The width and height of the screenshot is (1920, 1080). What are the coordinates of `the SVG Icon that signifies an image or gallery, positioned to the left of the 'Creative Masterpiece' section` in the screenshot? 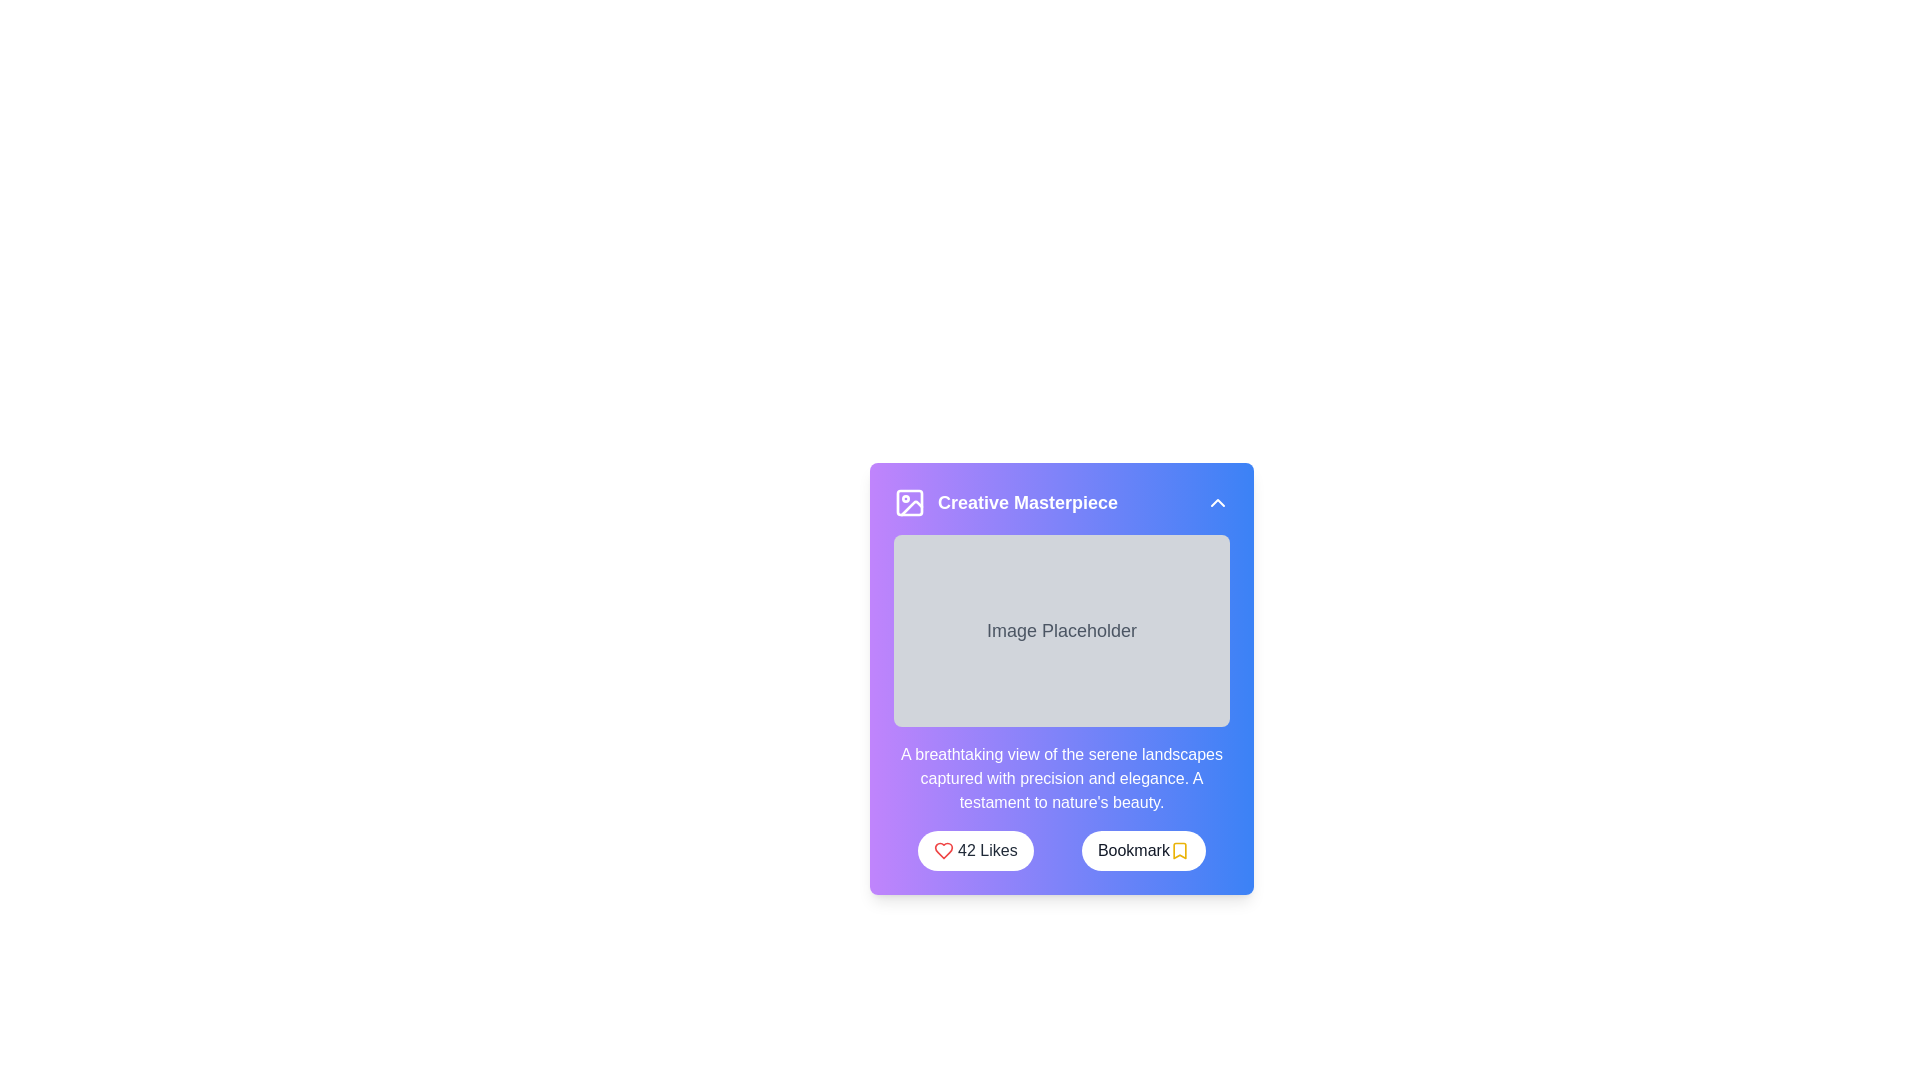 It's located at (909, 501).